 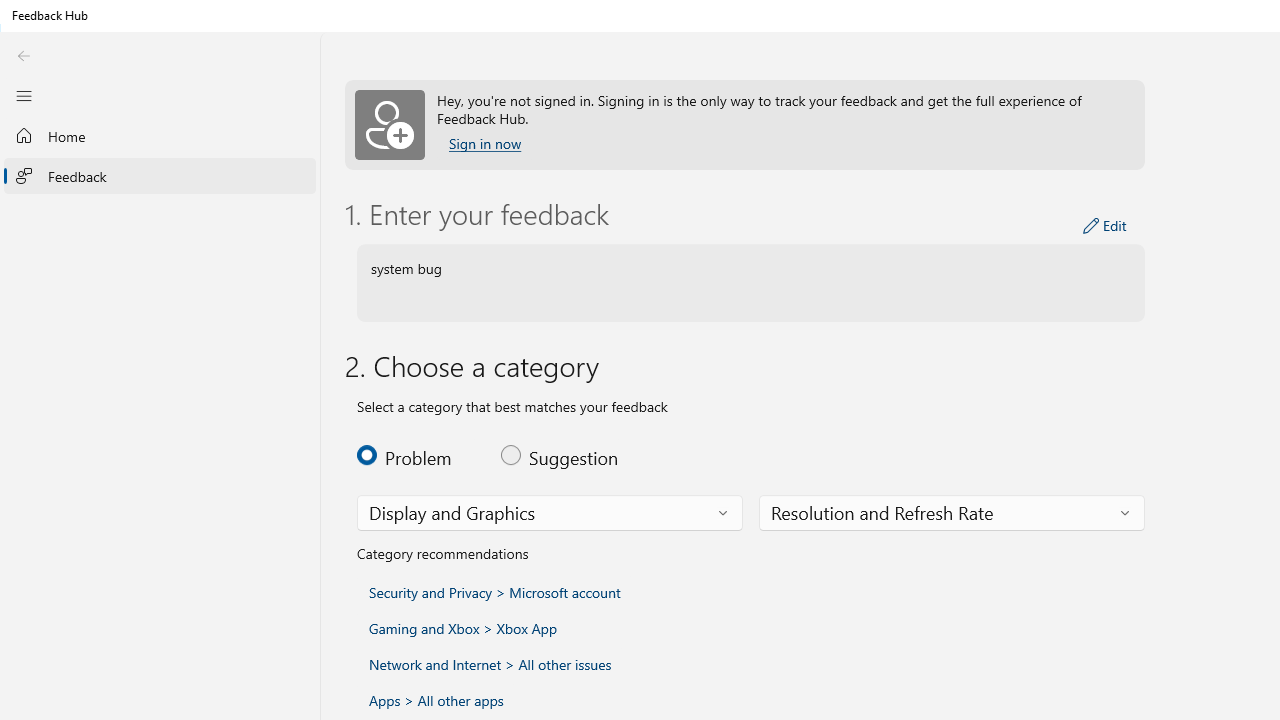 What do you see at coordinates (160, 135) in the screenshot?
I see `'Home'` at bounding box center [160, 135].